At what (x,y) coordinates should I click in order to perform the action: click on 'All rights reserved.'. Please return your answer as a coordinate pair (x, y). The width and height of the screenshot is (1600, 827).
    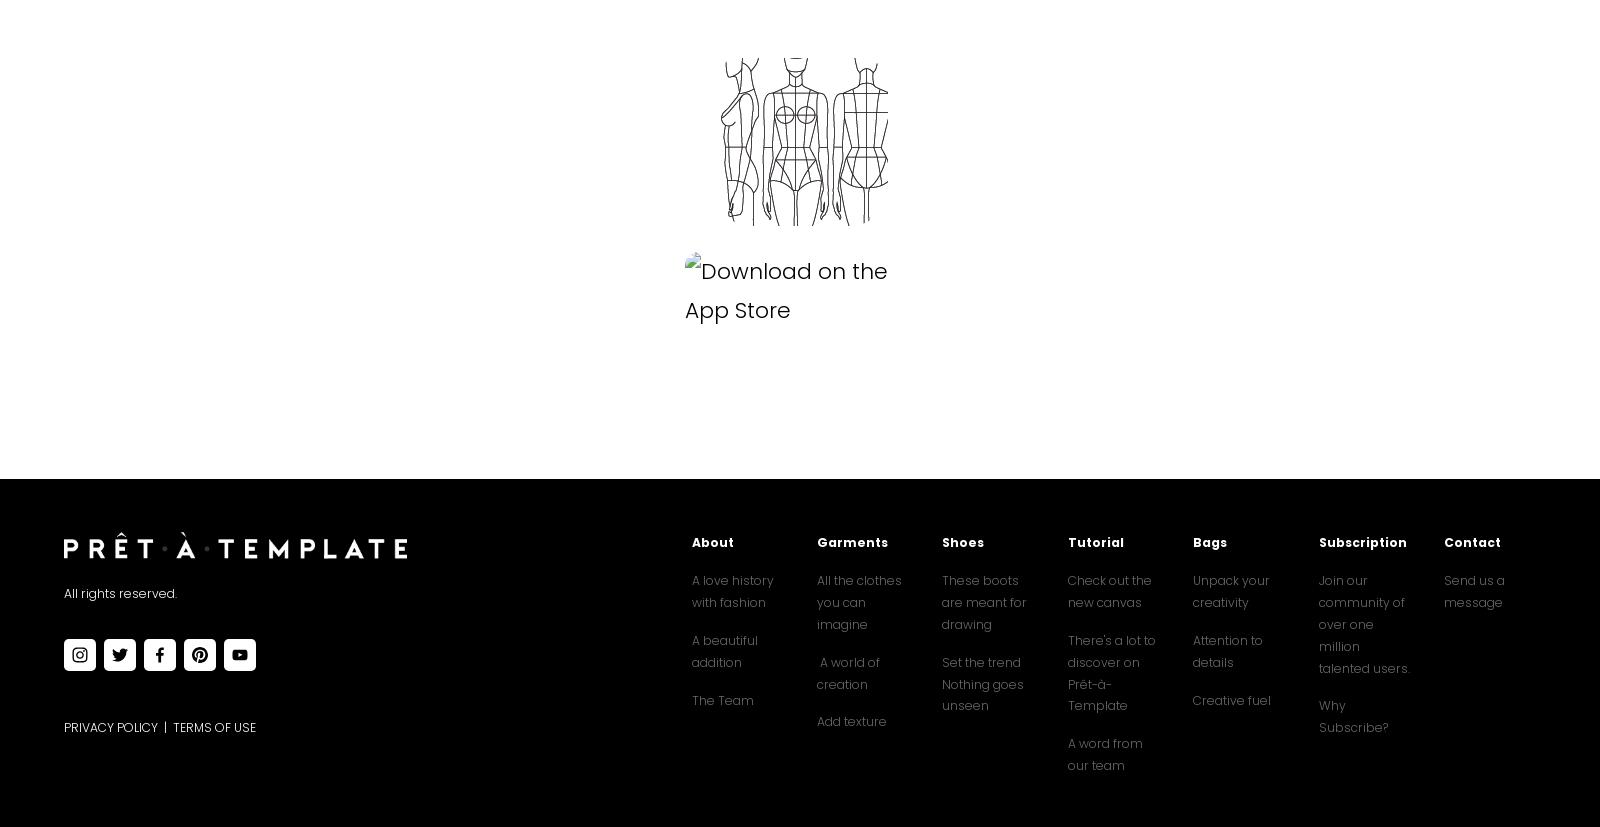
    Looking at the image, I should click on (119, 592).